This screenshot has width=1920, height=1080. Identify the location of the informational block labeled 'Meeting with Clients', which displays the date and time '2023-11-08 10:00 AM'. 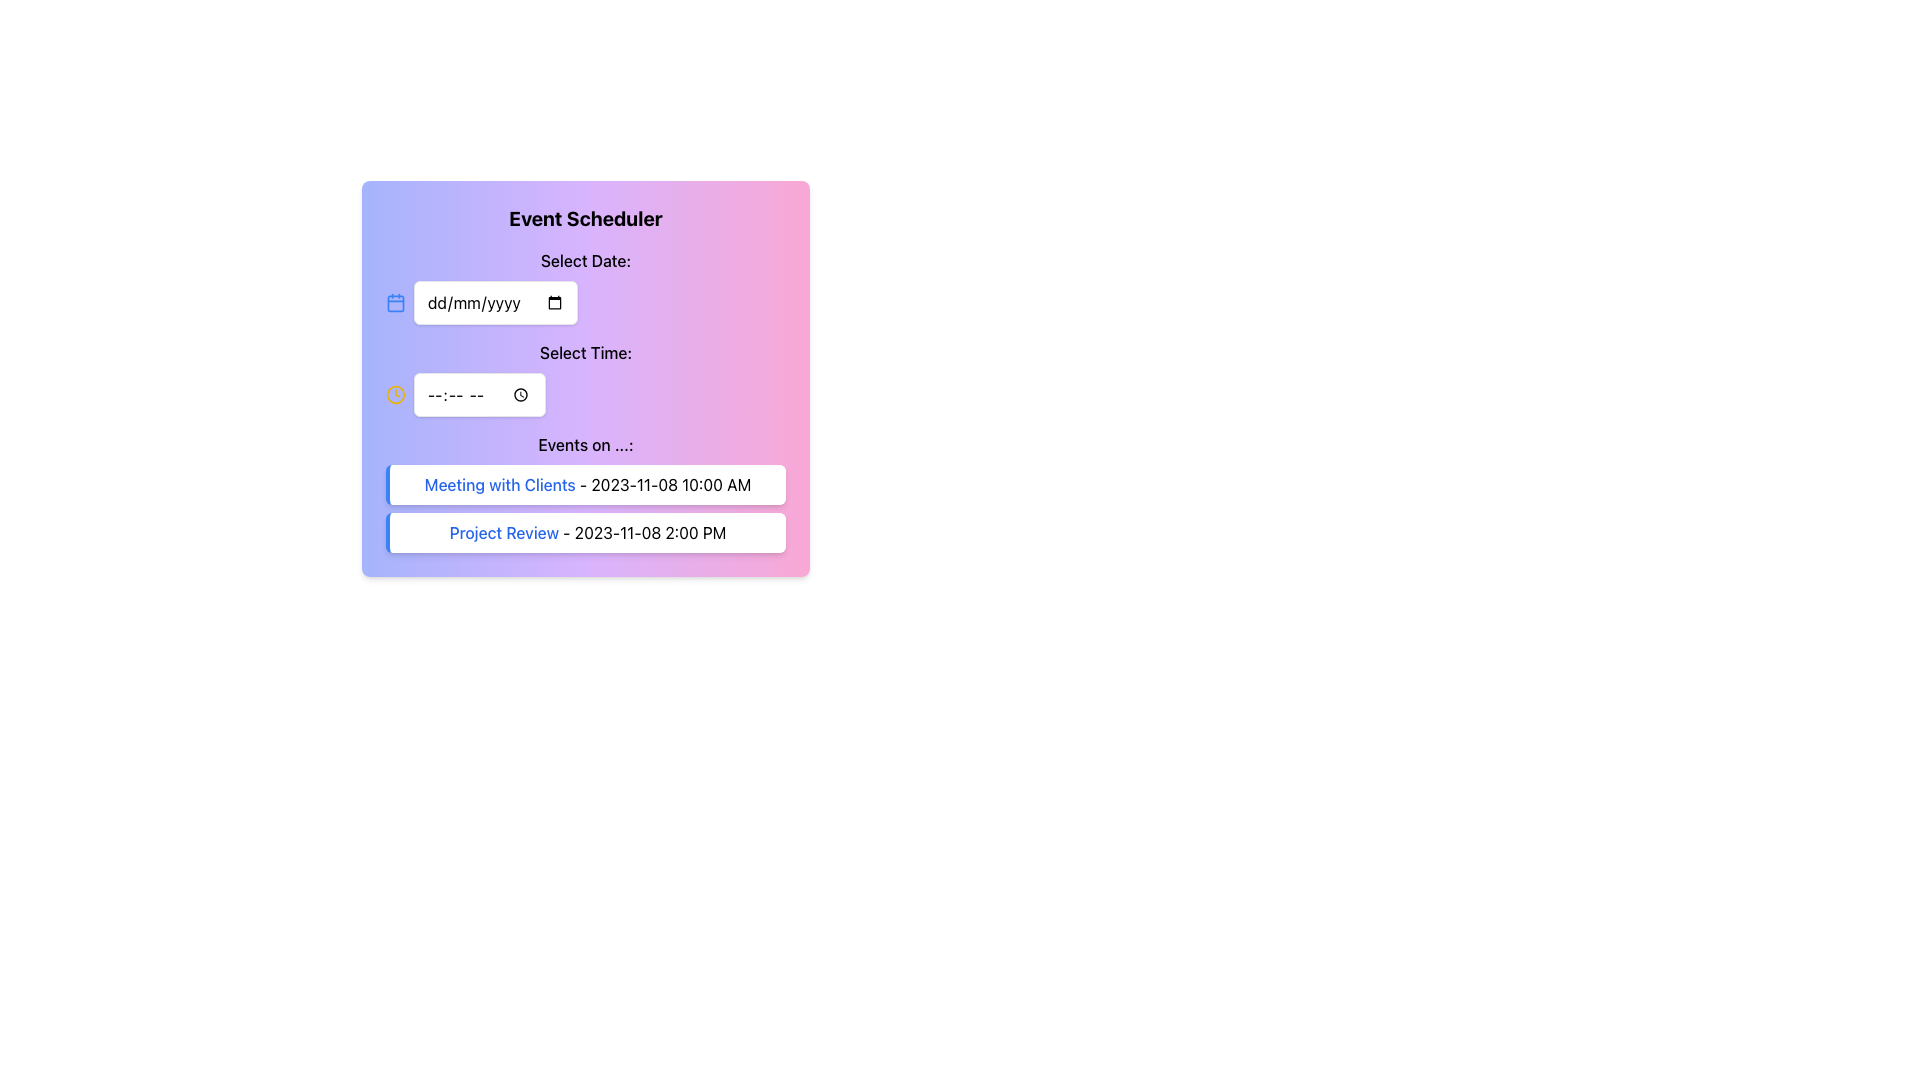
(584, 485).